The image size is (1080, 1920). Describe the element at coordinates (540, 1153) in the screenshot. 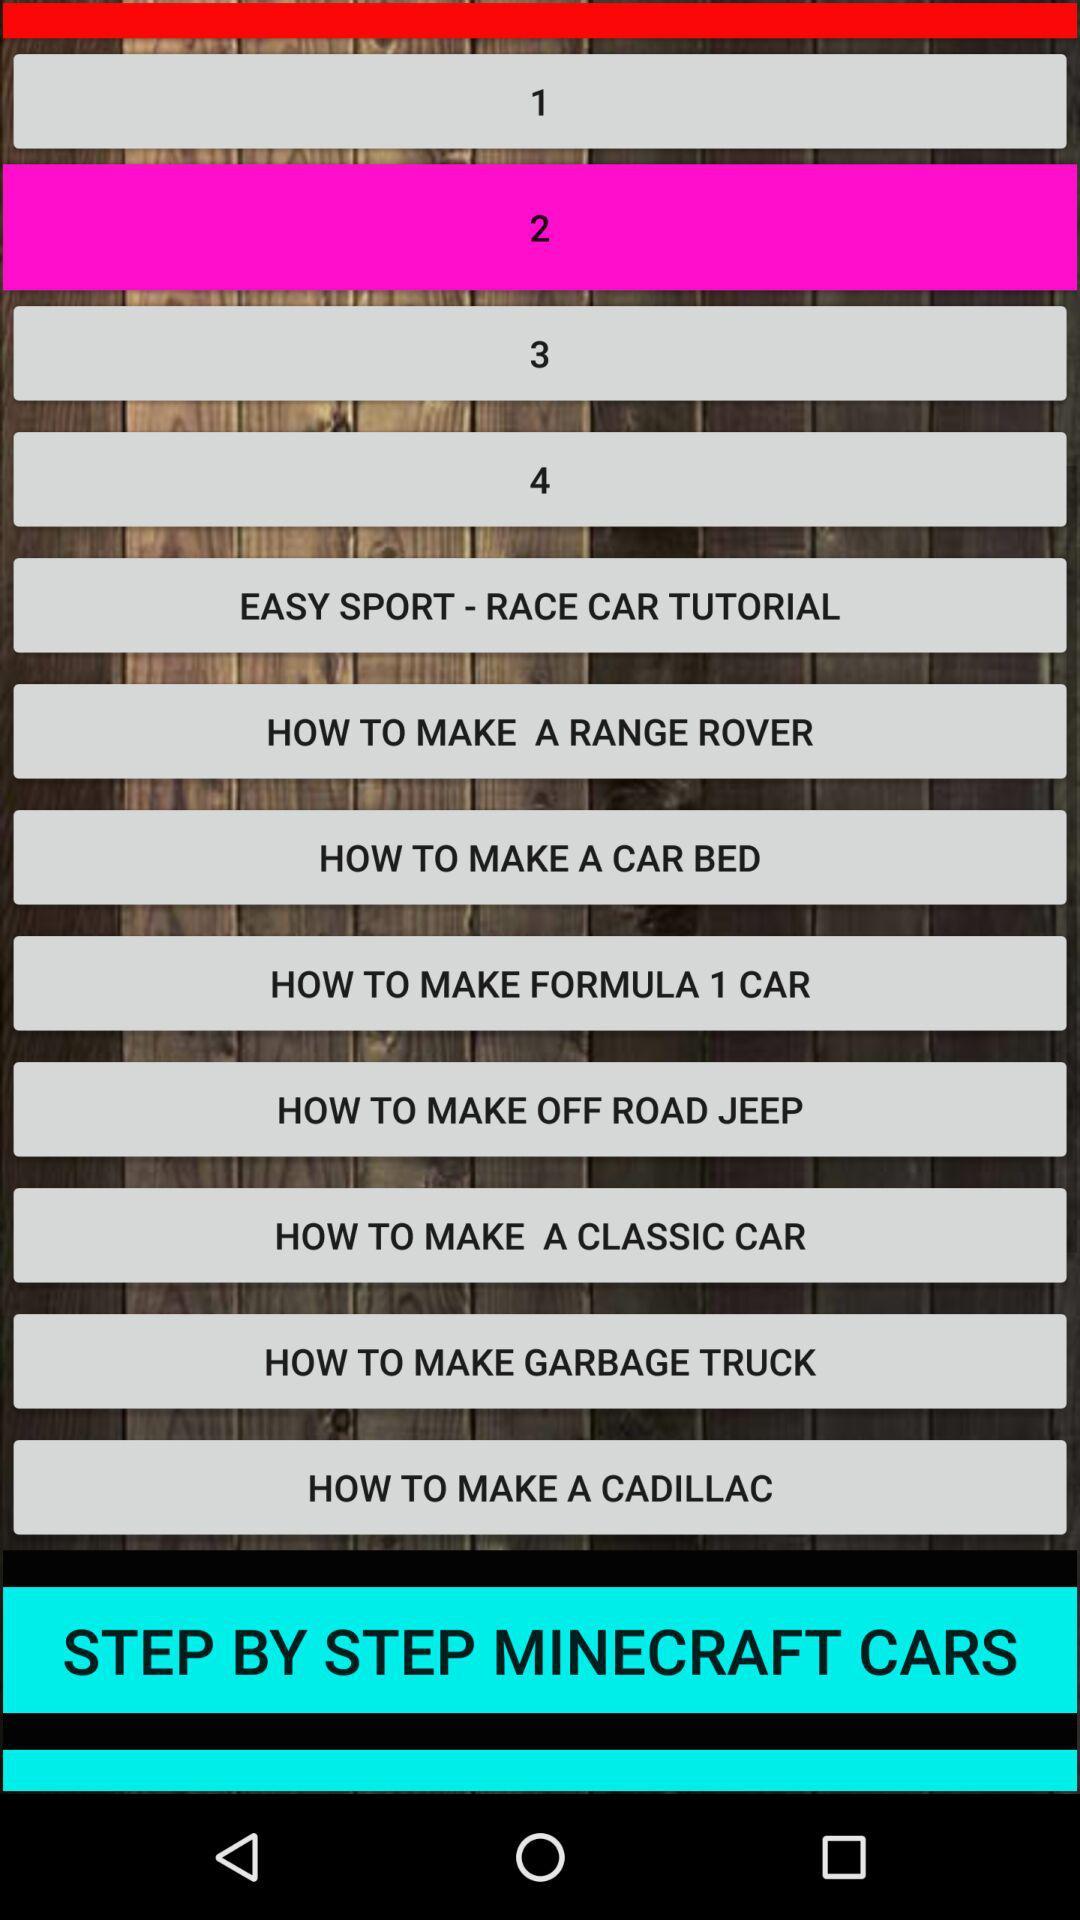

I see `how to make off road jeep` at that location.